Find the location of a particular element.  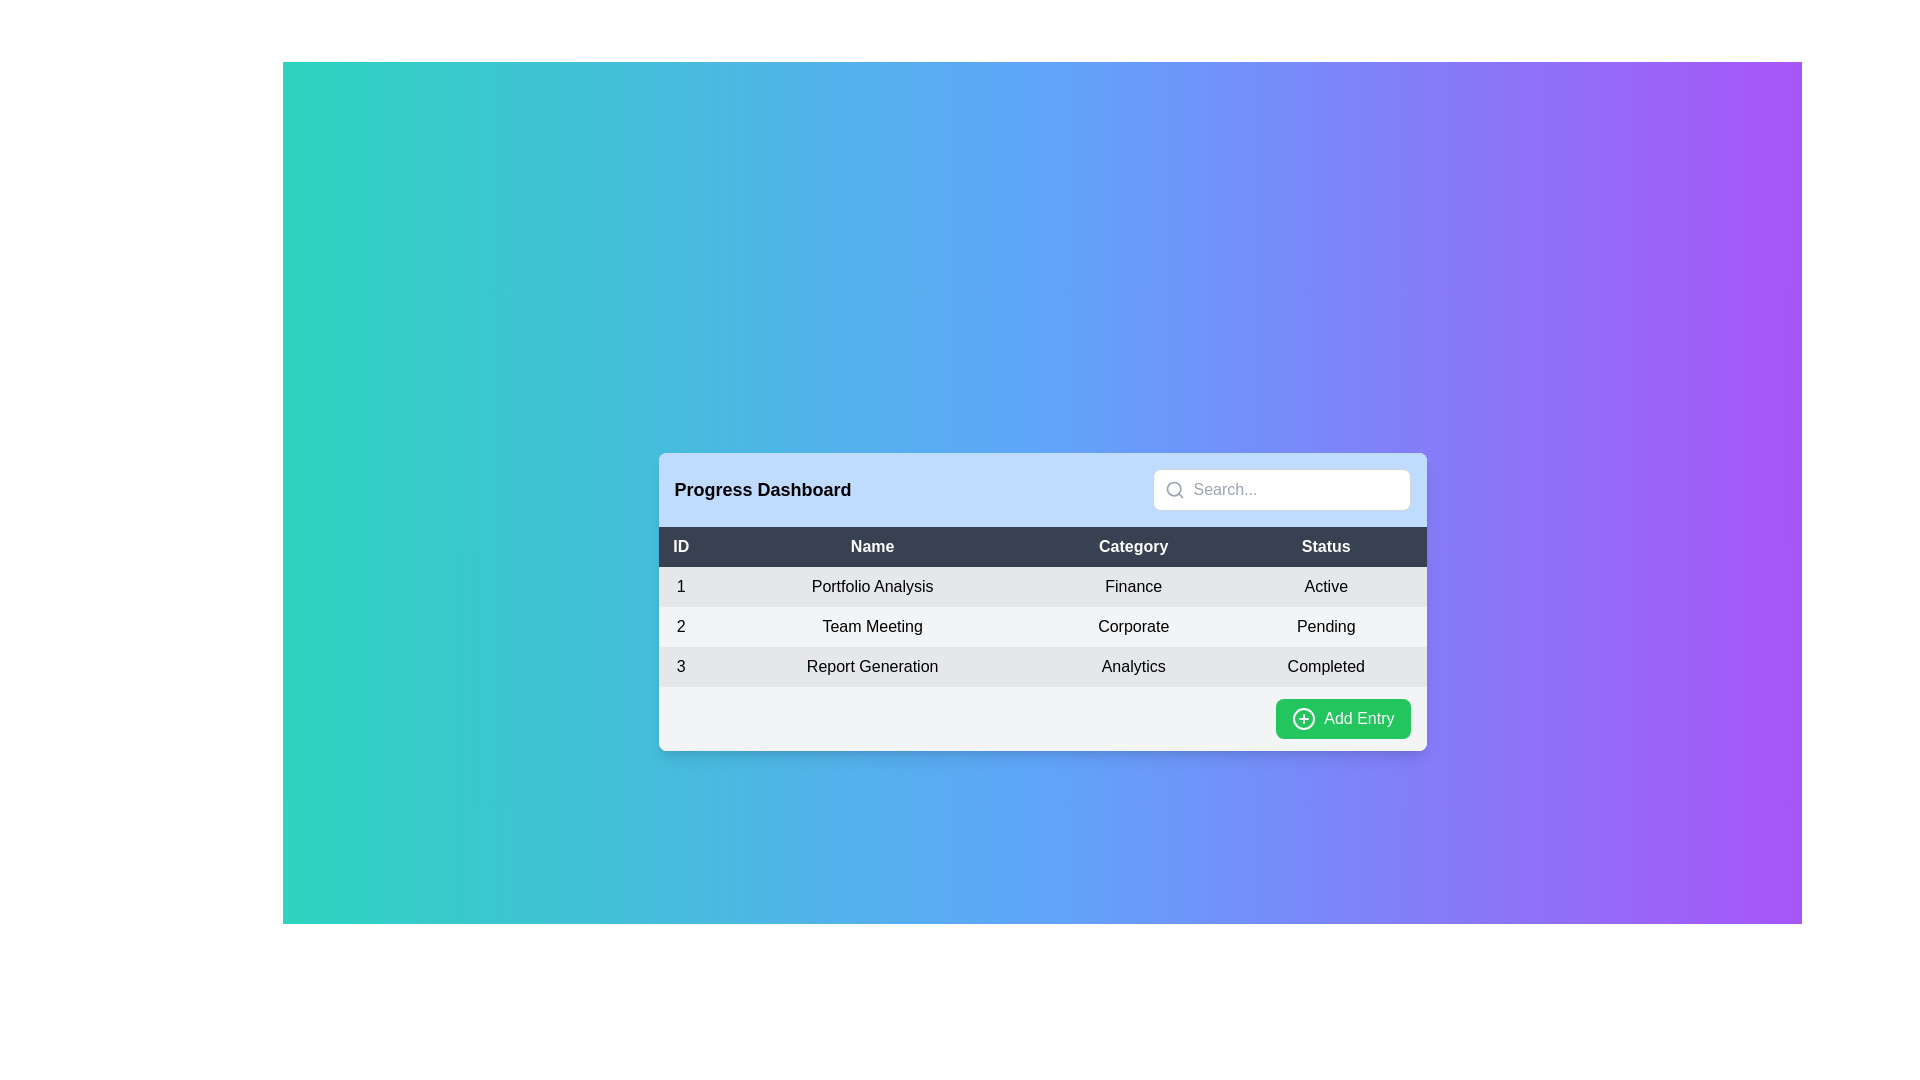

the text label displaying the number '3' in bold and black font located in the 'ID' column of the 'Report Generation' row in the table is located at coordinates (681, 667).